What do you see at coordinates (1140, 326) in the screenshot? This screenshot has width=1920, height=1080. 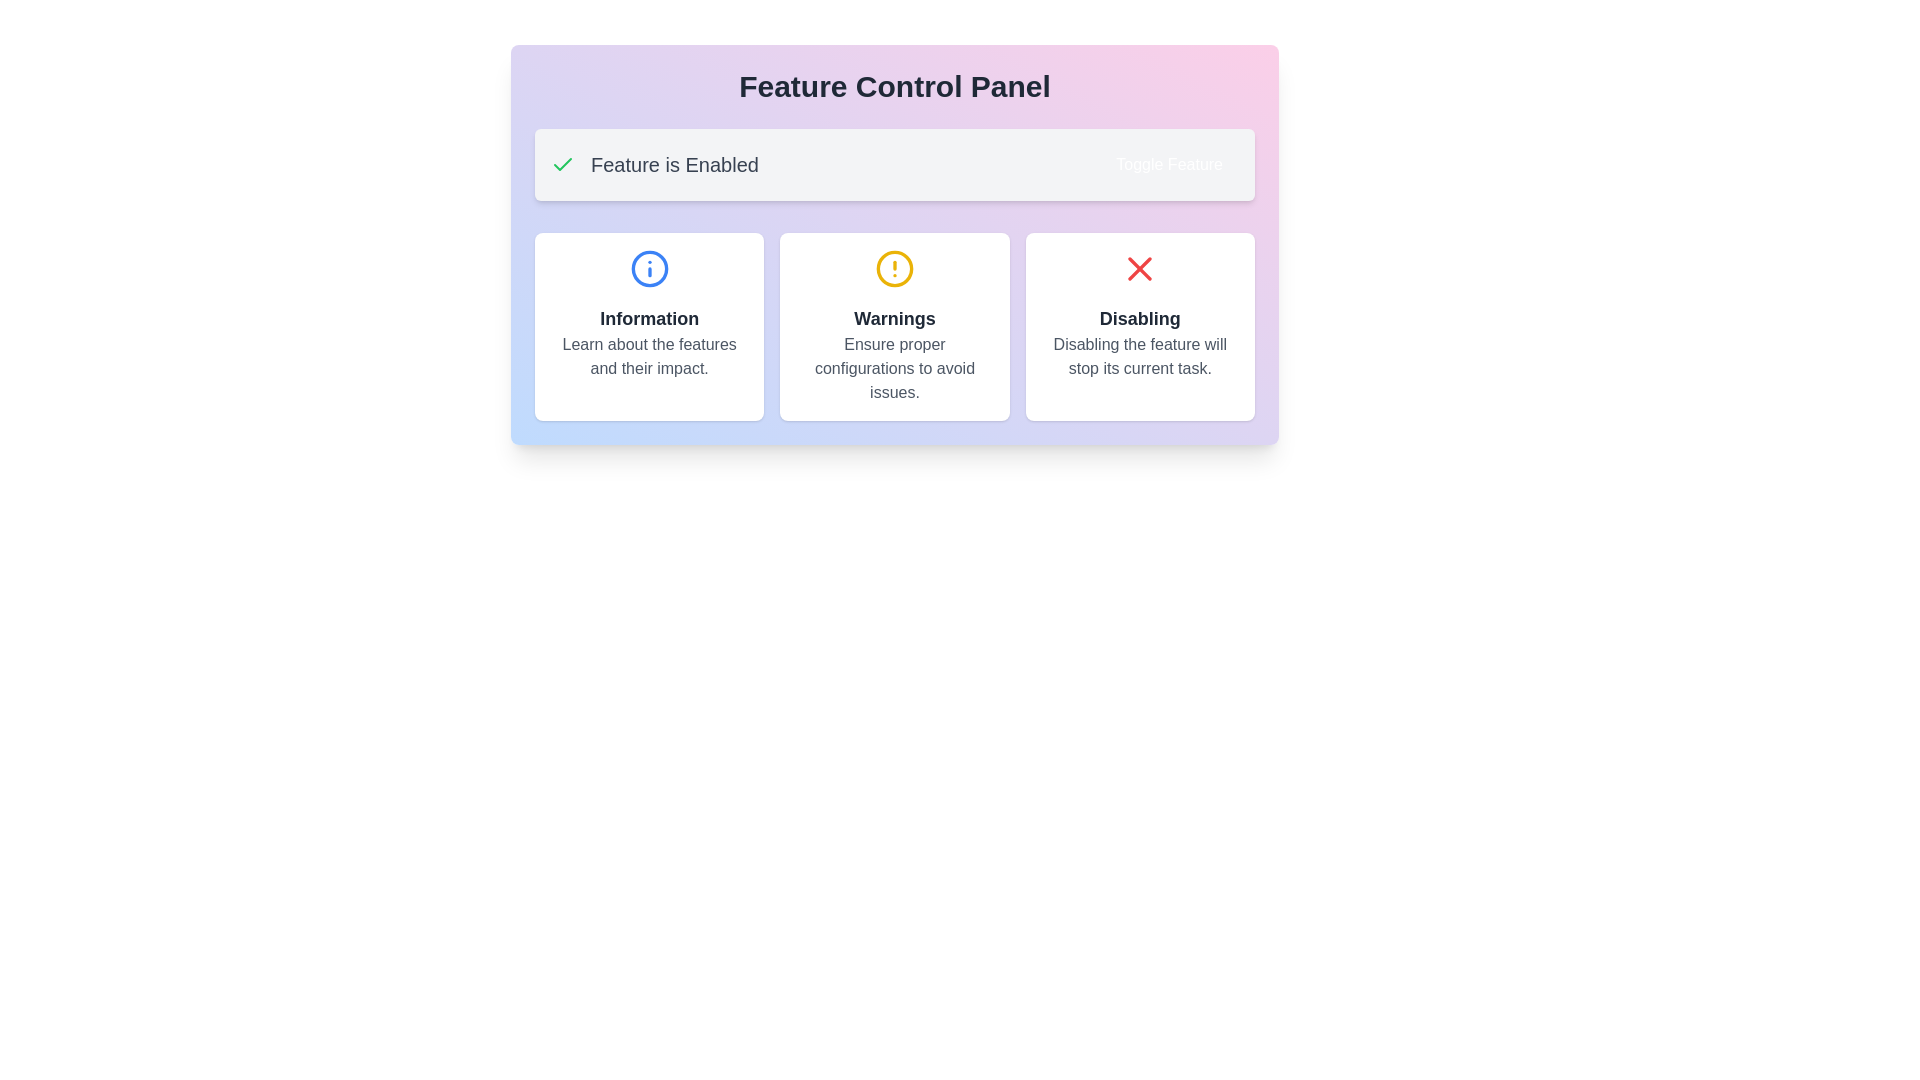 I see `text information from the informational panel that explains the effects of disabling a feature, which is the third panel in a row of three panels aligned horizontally` at bounding box center [1140, 326].